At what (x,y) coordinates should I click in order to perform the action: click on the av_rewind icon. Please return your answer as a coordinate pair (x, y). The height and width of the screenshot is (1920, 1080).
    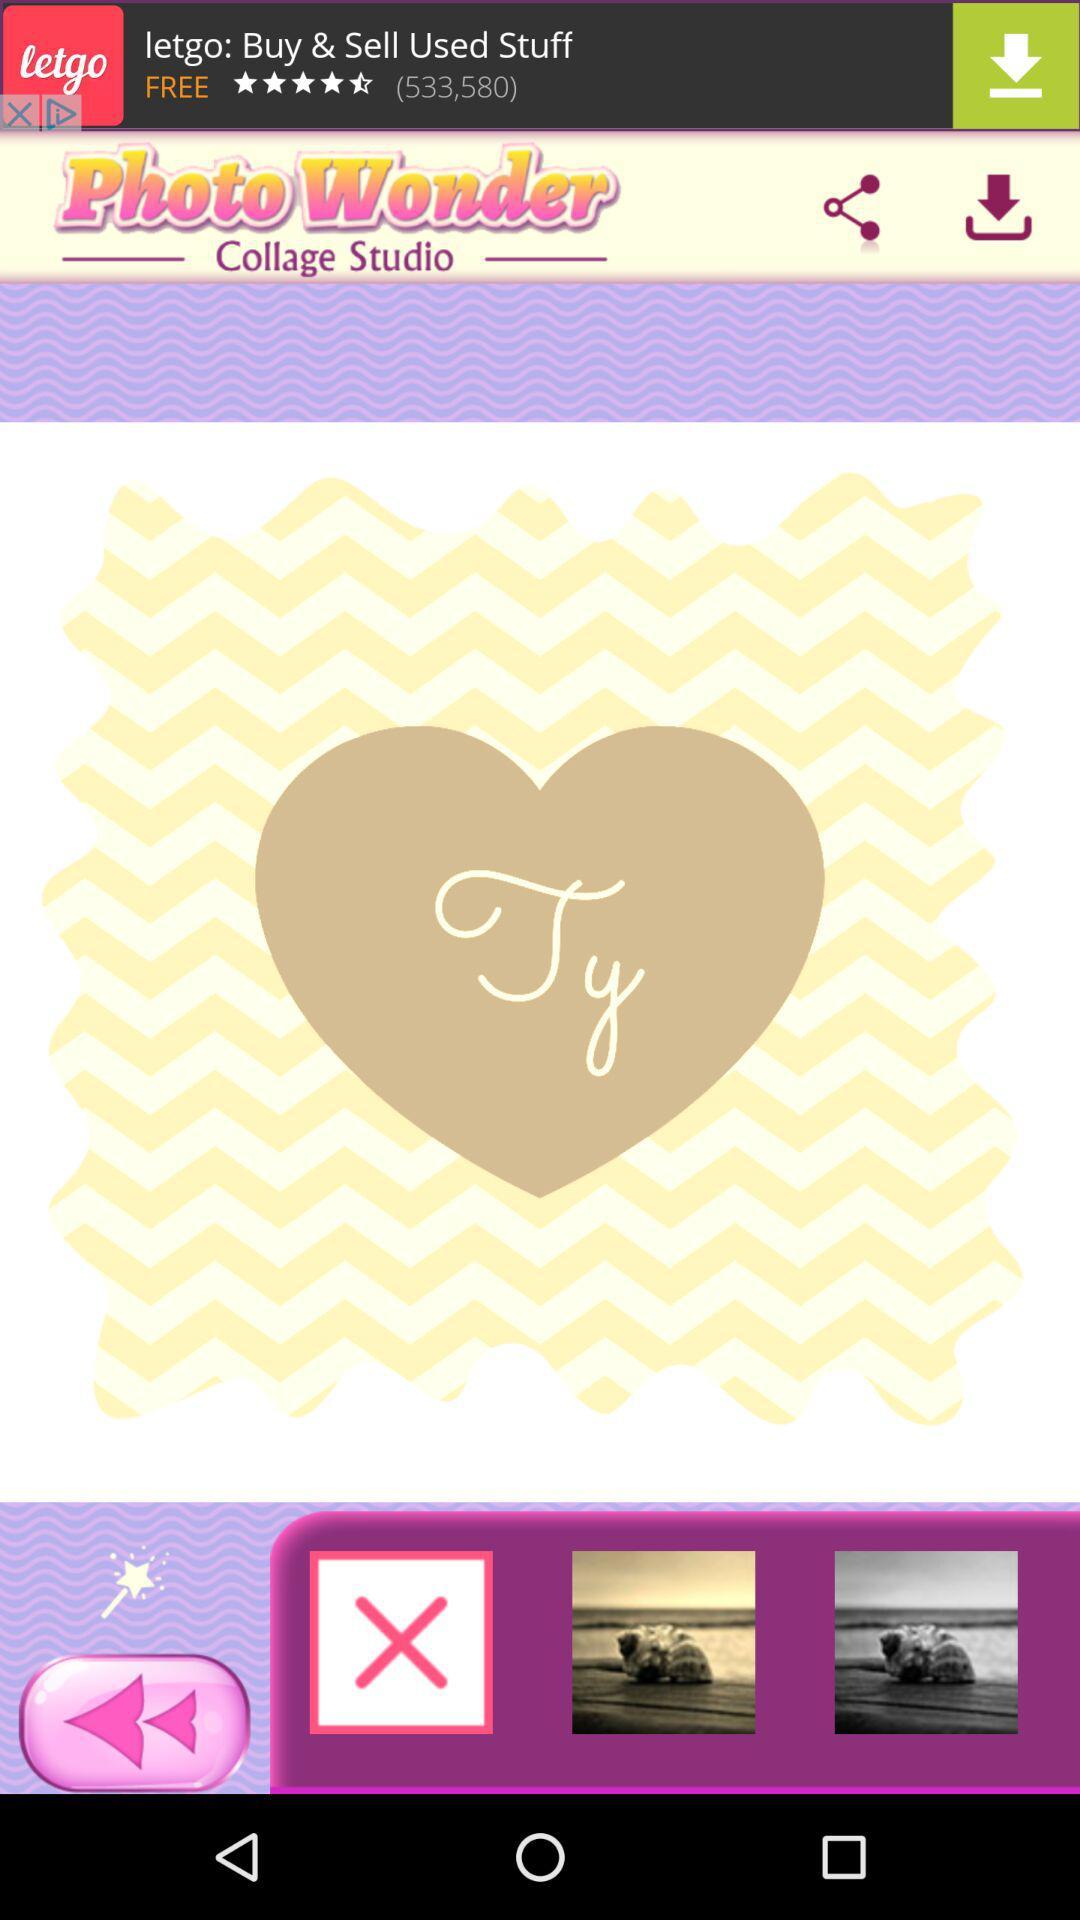
    Looking at the image, I should click on (134, 1722).